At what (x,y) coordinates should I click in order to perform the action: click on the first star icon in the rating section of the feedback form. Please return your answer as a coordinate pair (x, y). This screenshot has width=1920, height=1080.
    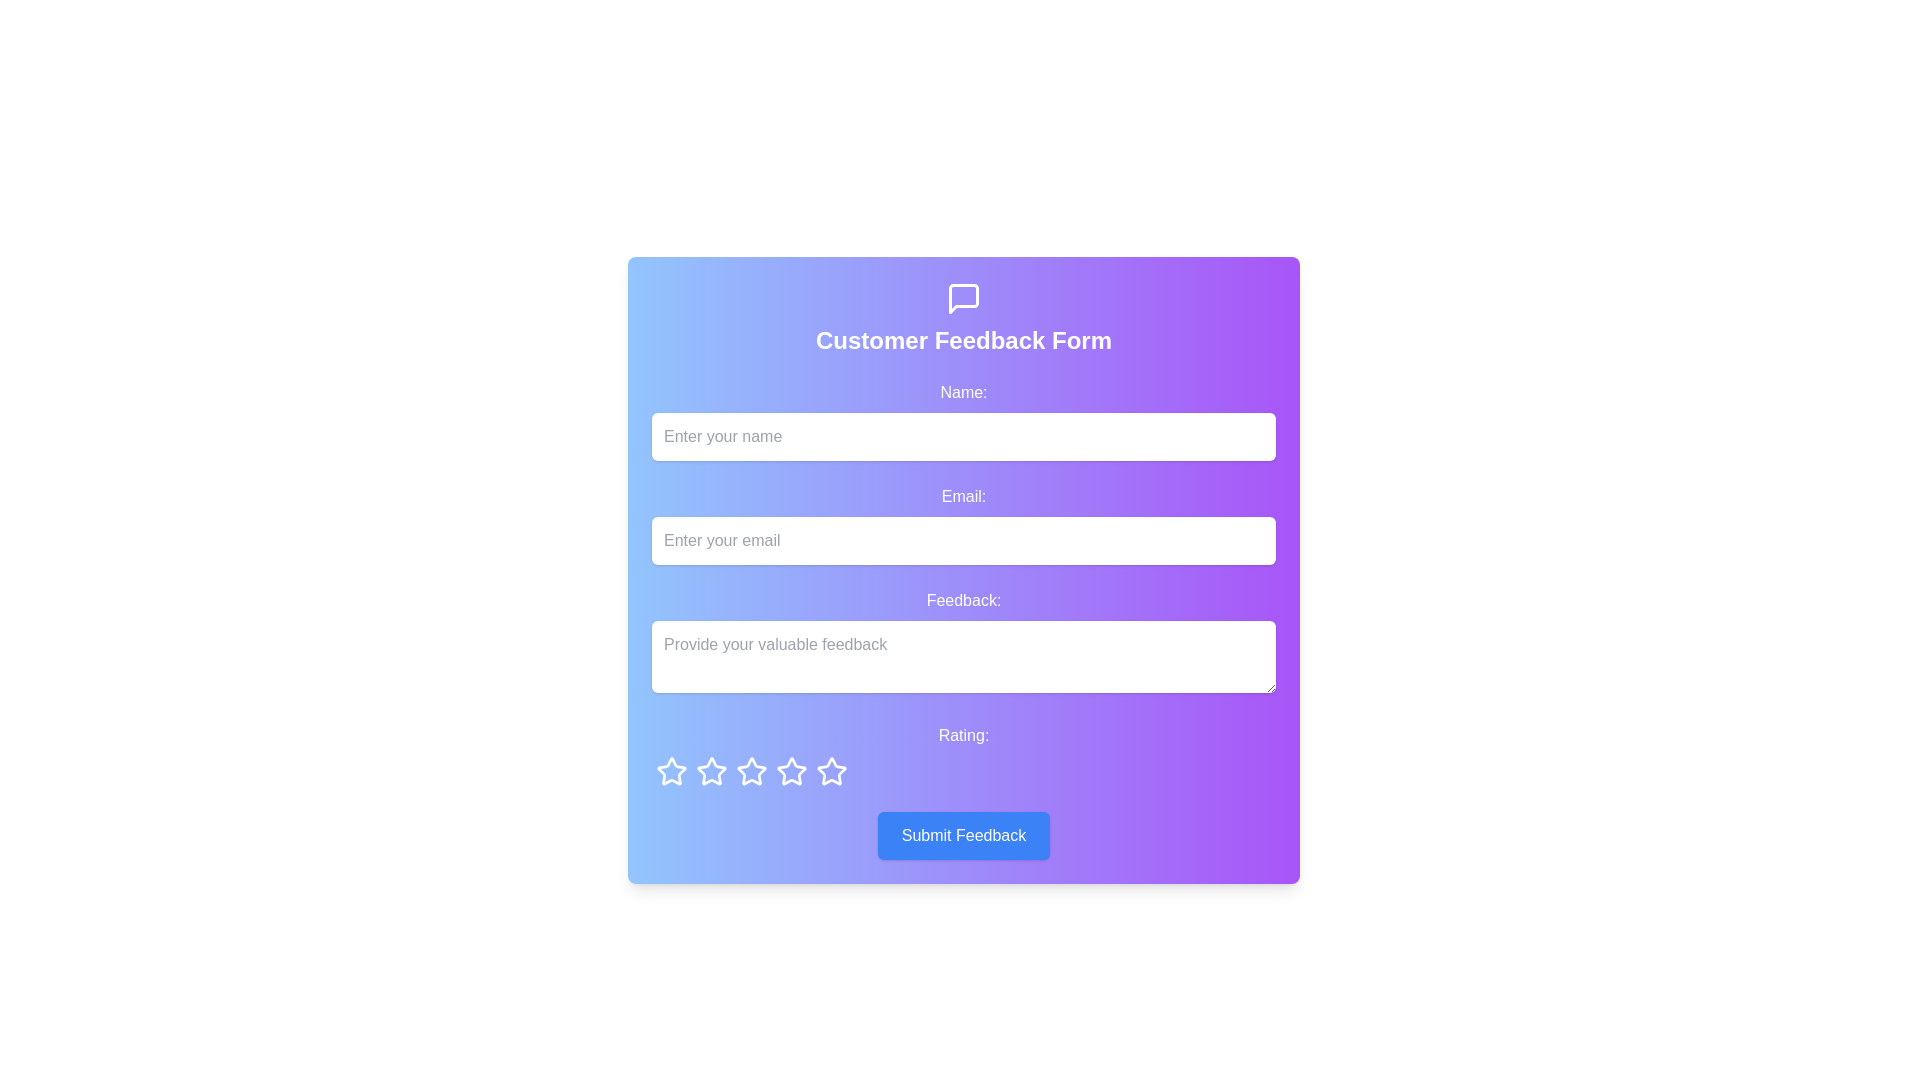
    Looking at the image, I should click on (672, 770).